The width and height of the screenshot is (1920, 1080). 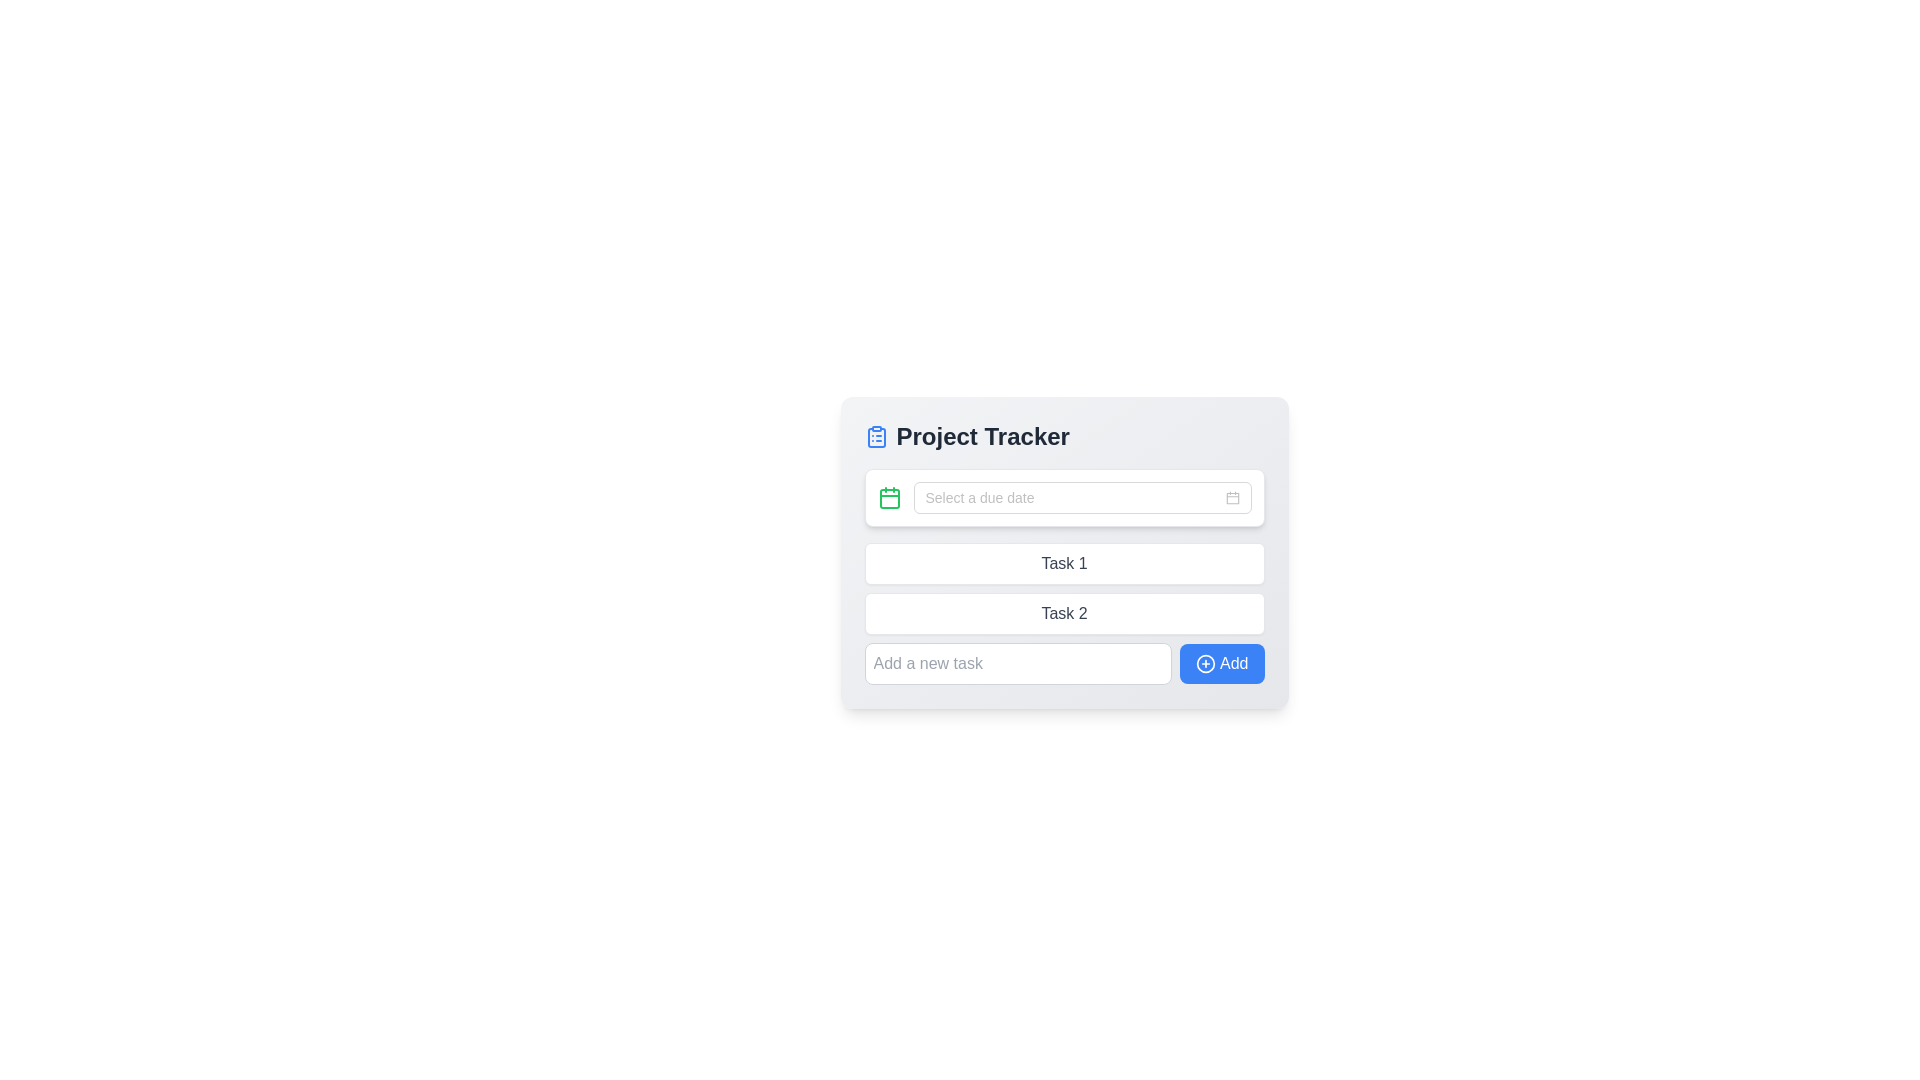 What do you see at coordinates (1081, 496) in the screenshot?
I see `the Date picker input field, which is the first input field in the 'Project Tracker' form` at bounding box center [1081, 496].